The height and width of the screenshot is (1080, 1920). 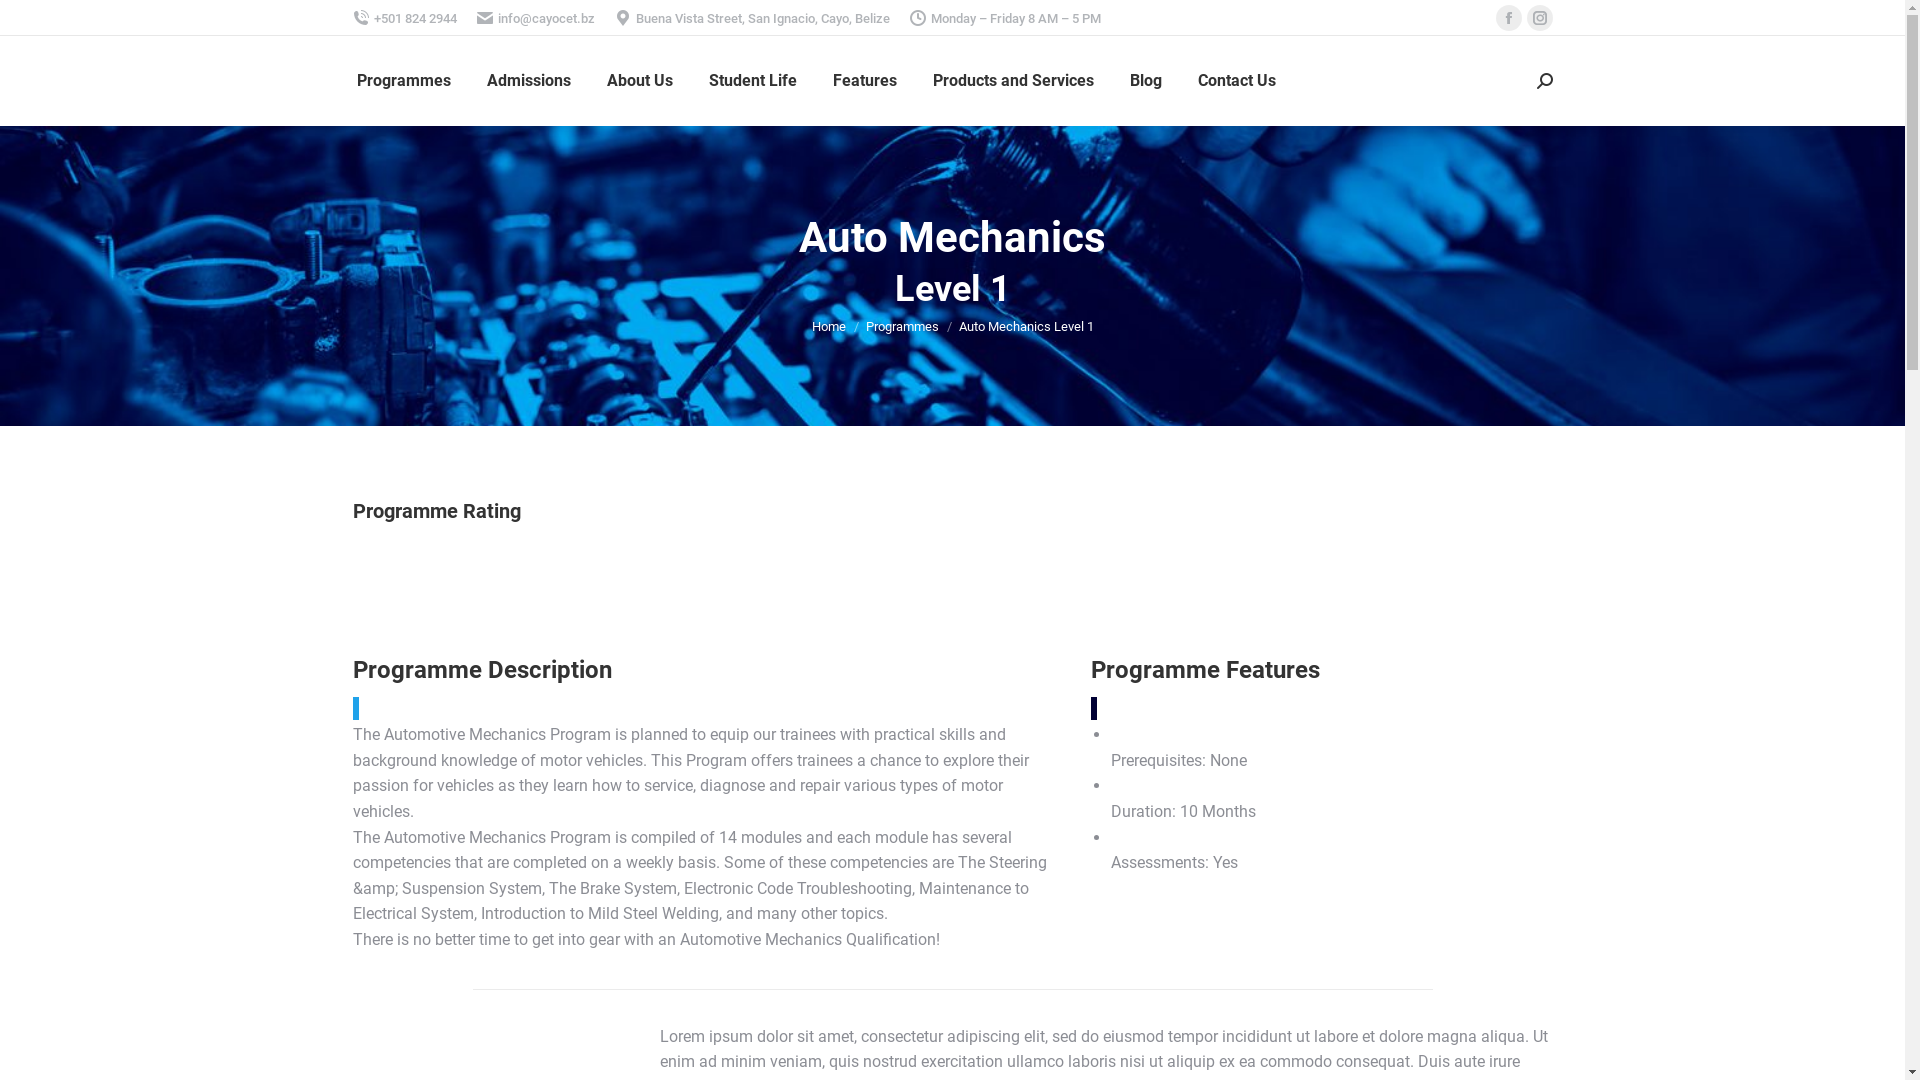 I want to click on 'Home', so click(x=829, y=325).